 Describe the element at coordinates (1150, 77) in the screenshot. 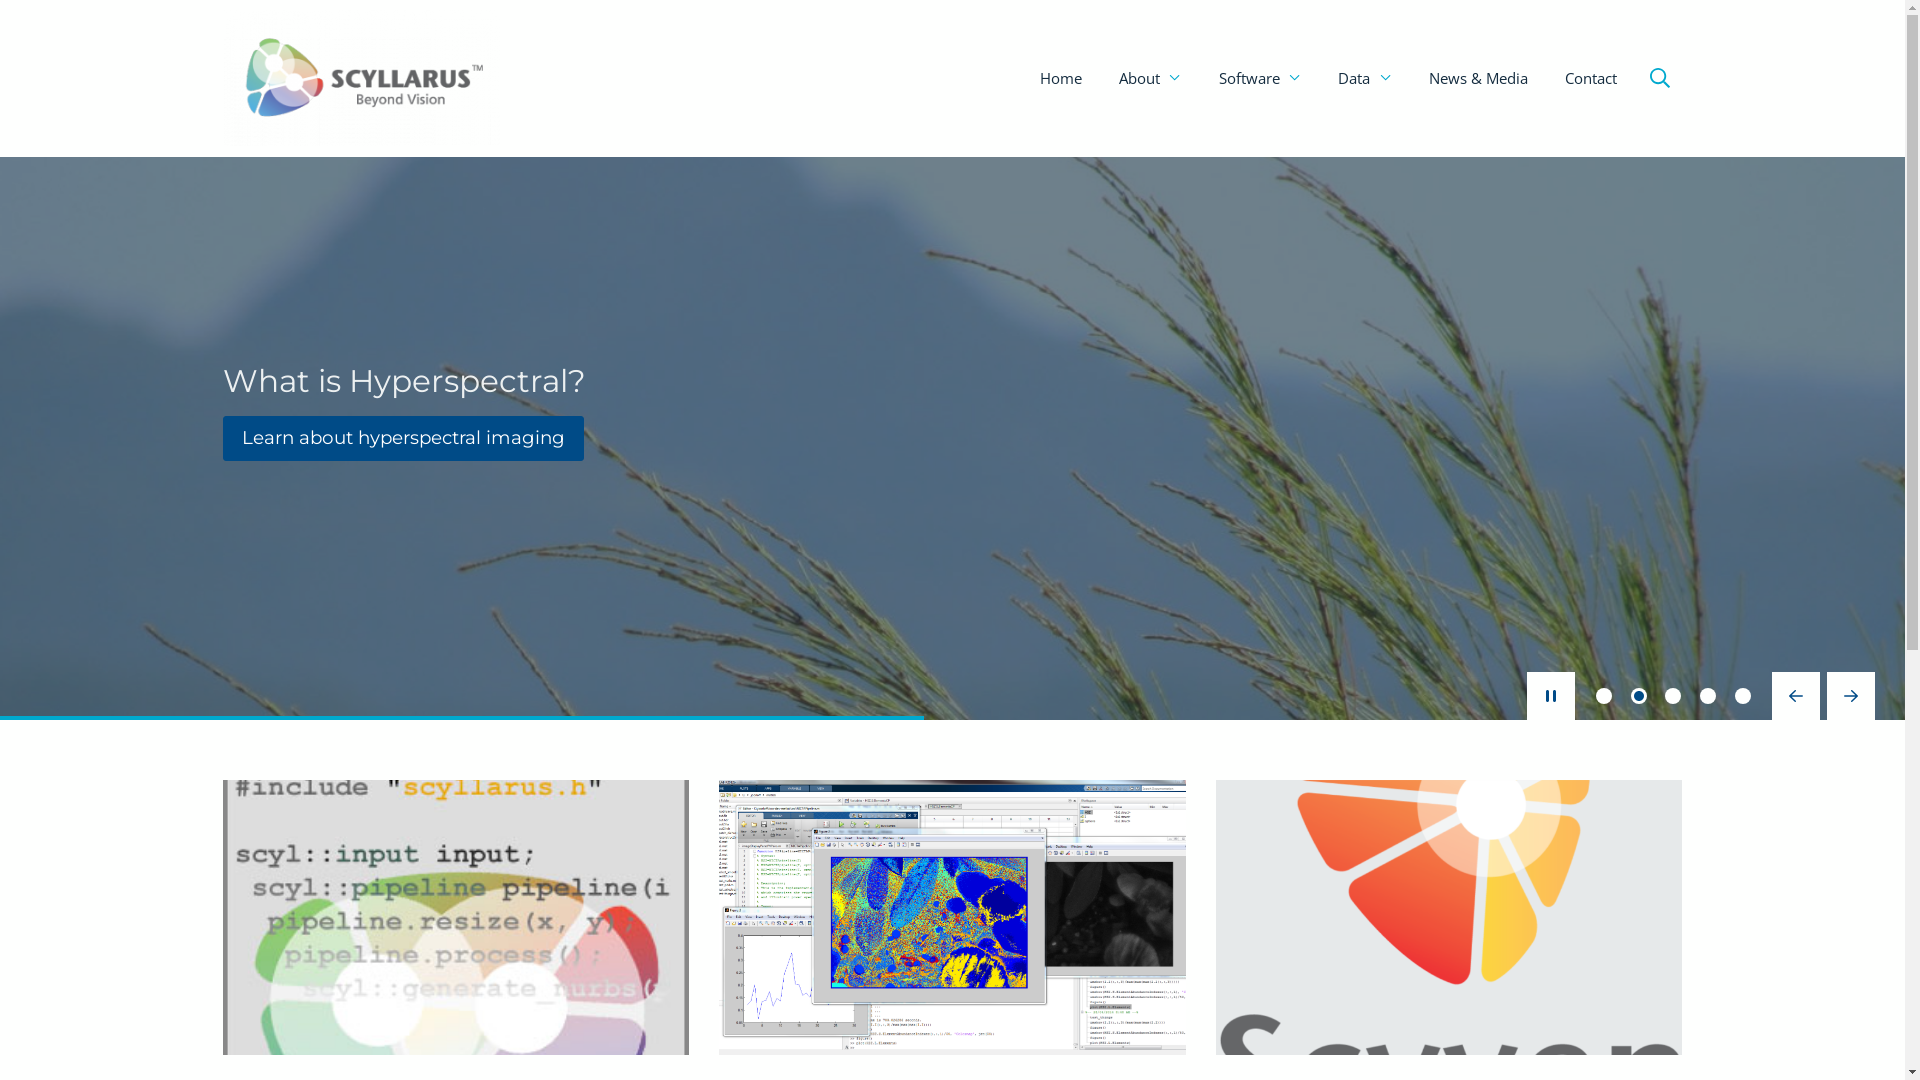

I see `'About'` at that location.